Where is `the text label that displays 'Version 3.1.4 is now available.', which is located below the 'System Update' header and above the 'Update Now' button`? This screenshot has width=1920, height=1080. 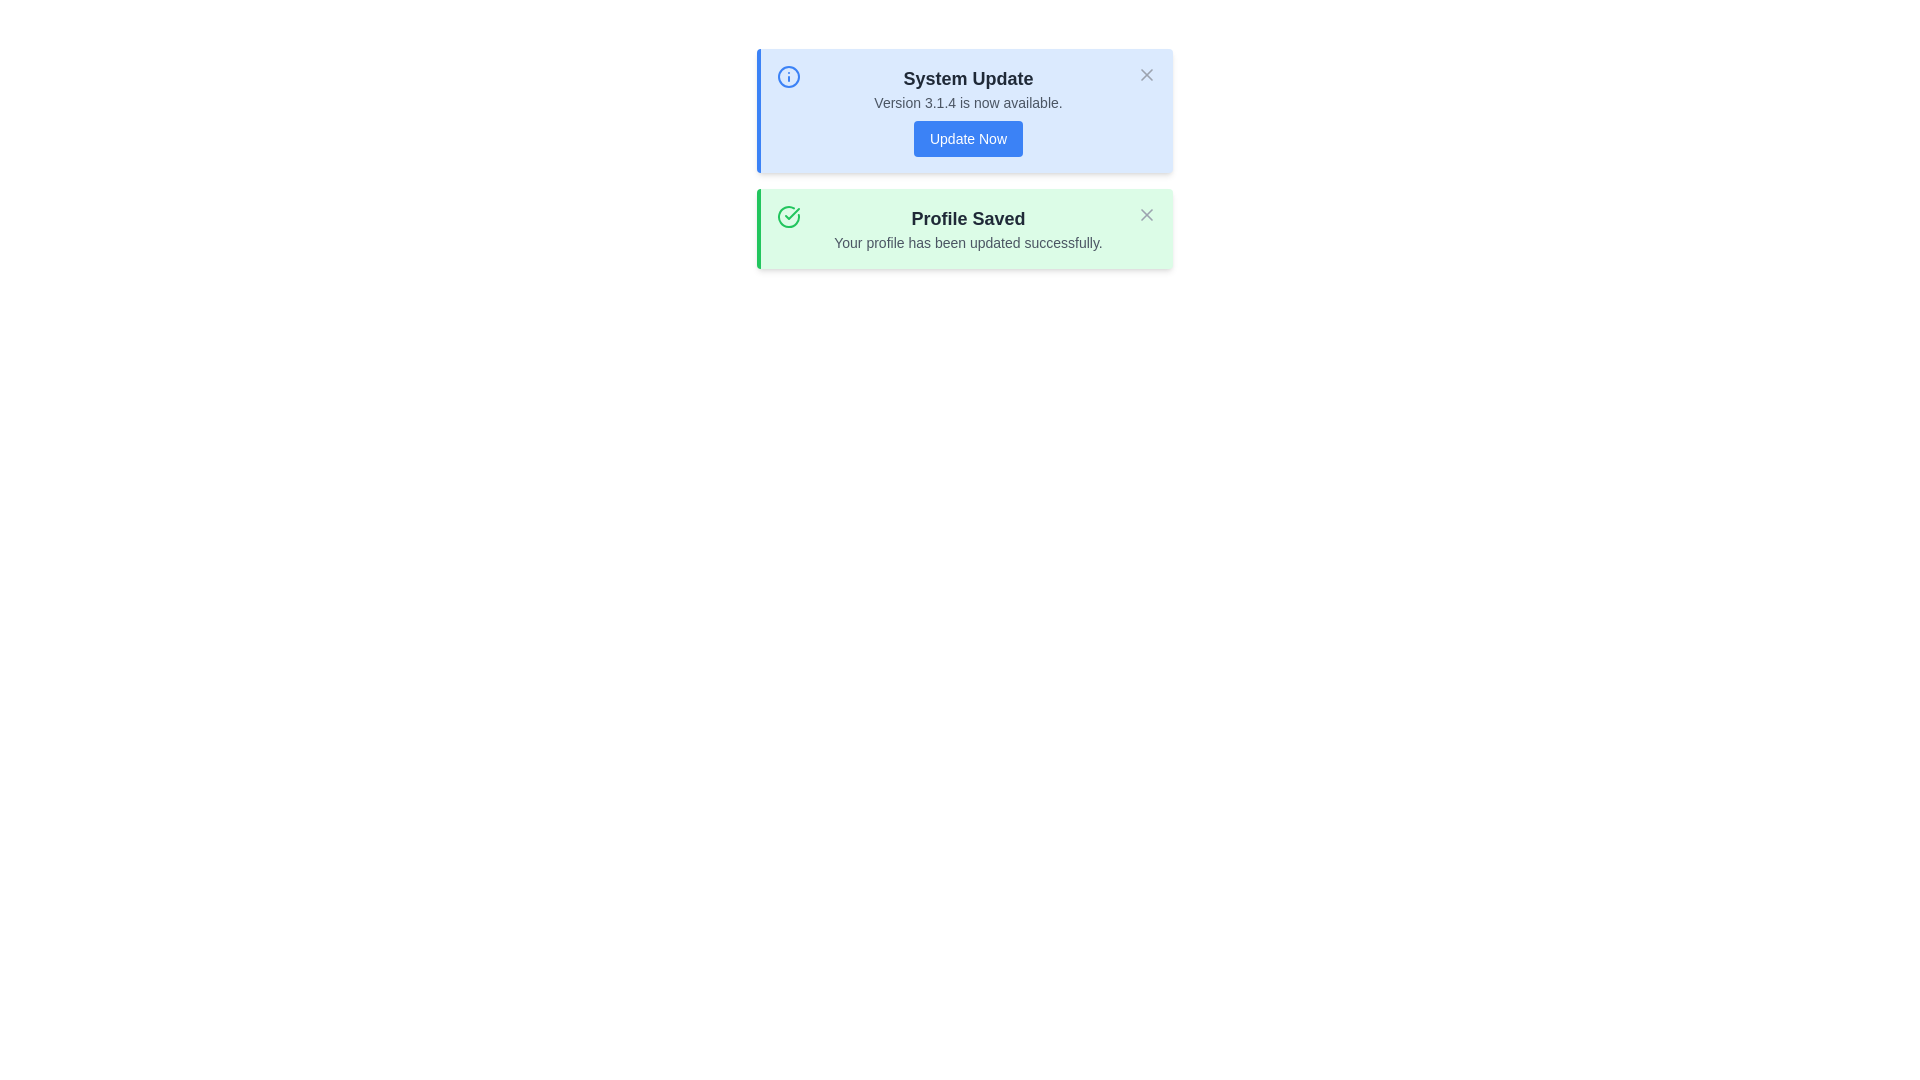 the text label that displays 'Version 3.1.4 is now available.', which is located below the 'System Update' header and above the 'Update Now' button is located at coordinates (968, 103).